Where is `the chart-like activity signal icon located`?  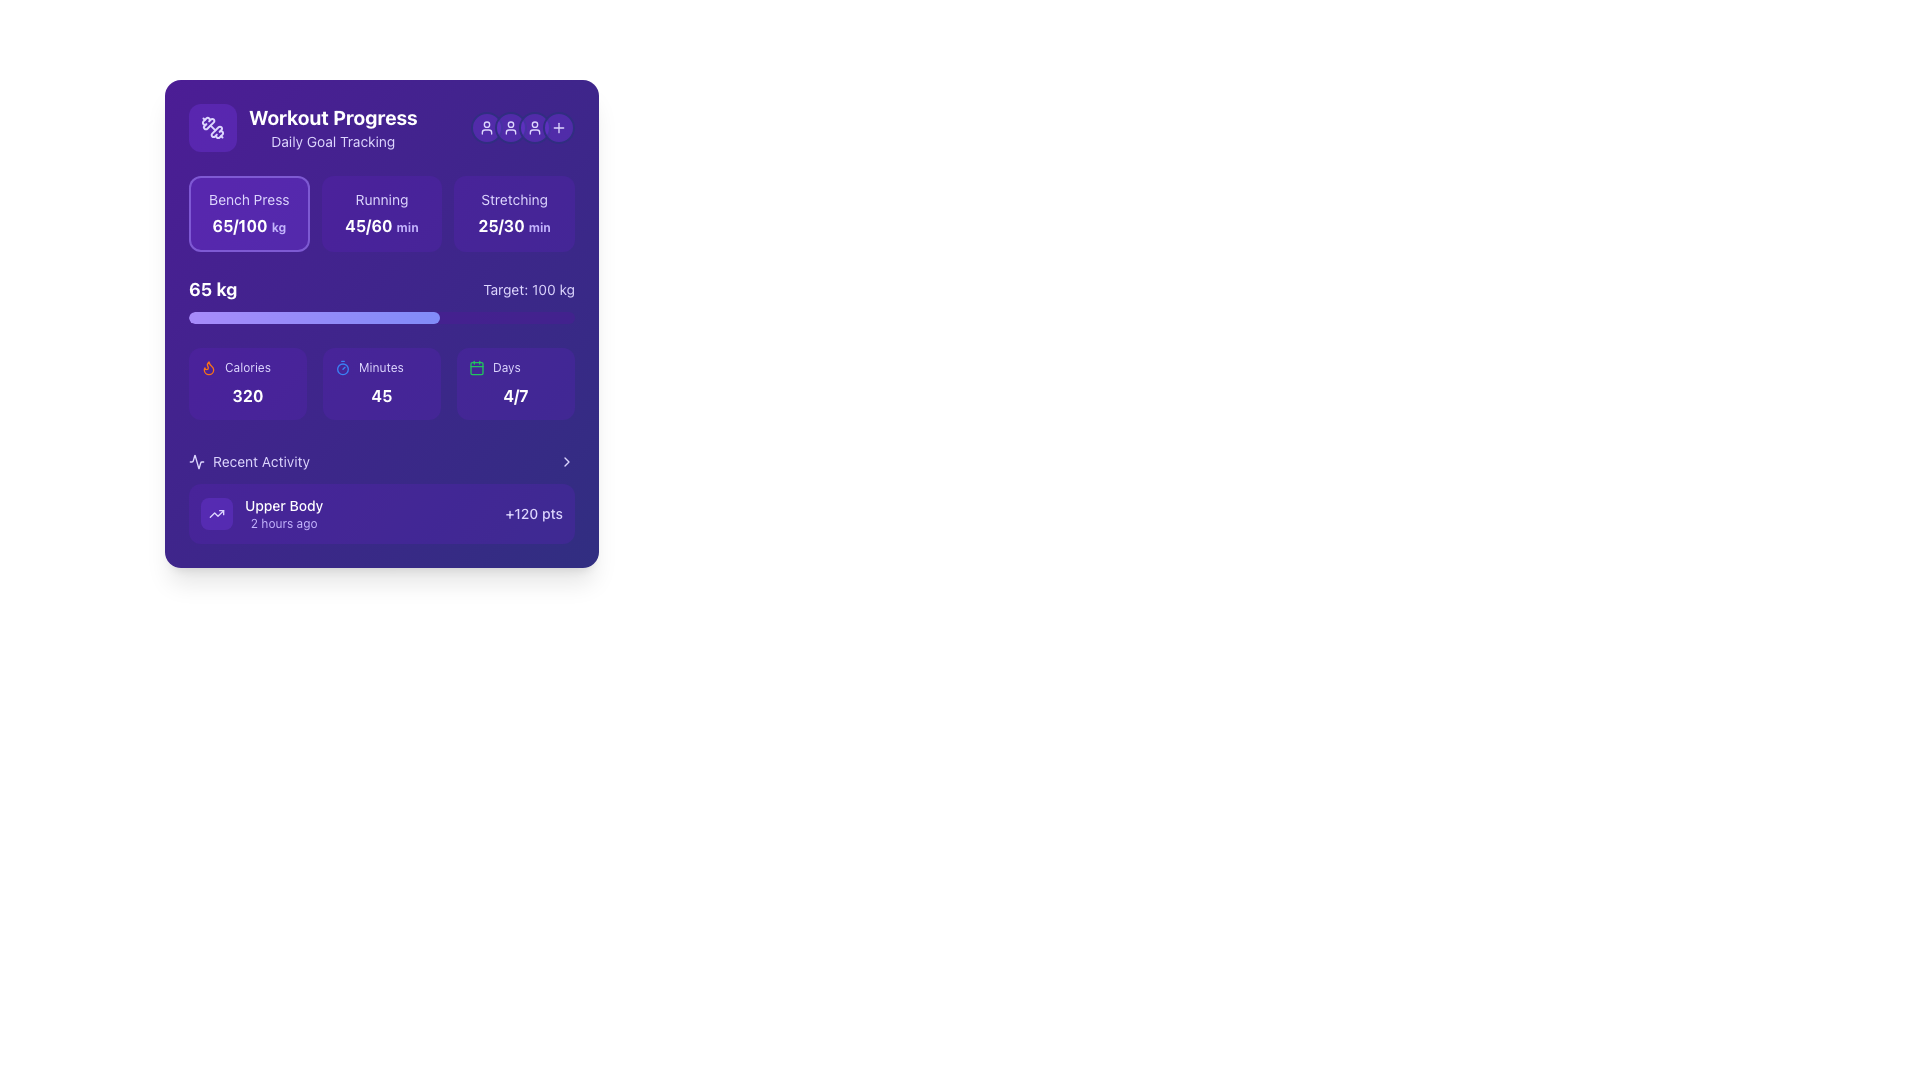 the chart-like activity signal icon located is located at coordinates (196, 462).